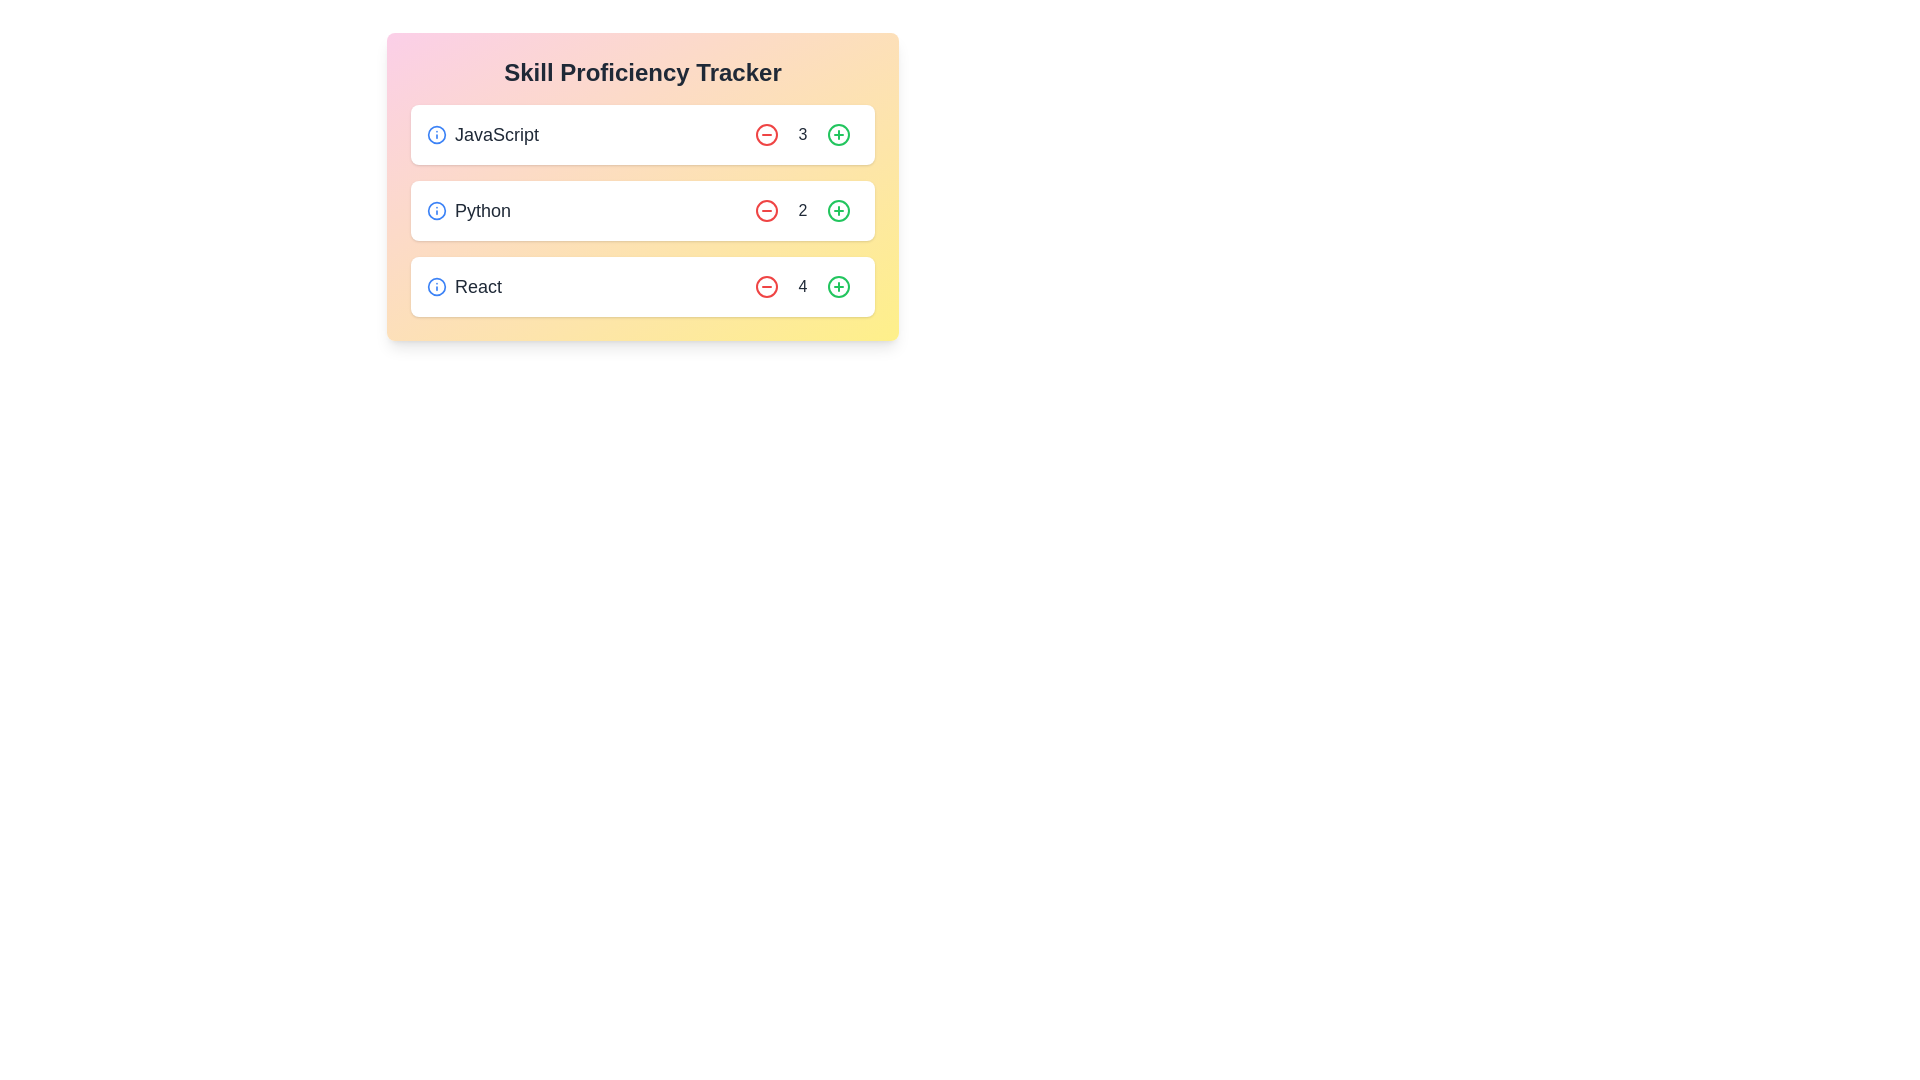  I want to click on '+' button to increase the proficiency level of the skill React, so click(839, 286).